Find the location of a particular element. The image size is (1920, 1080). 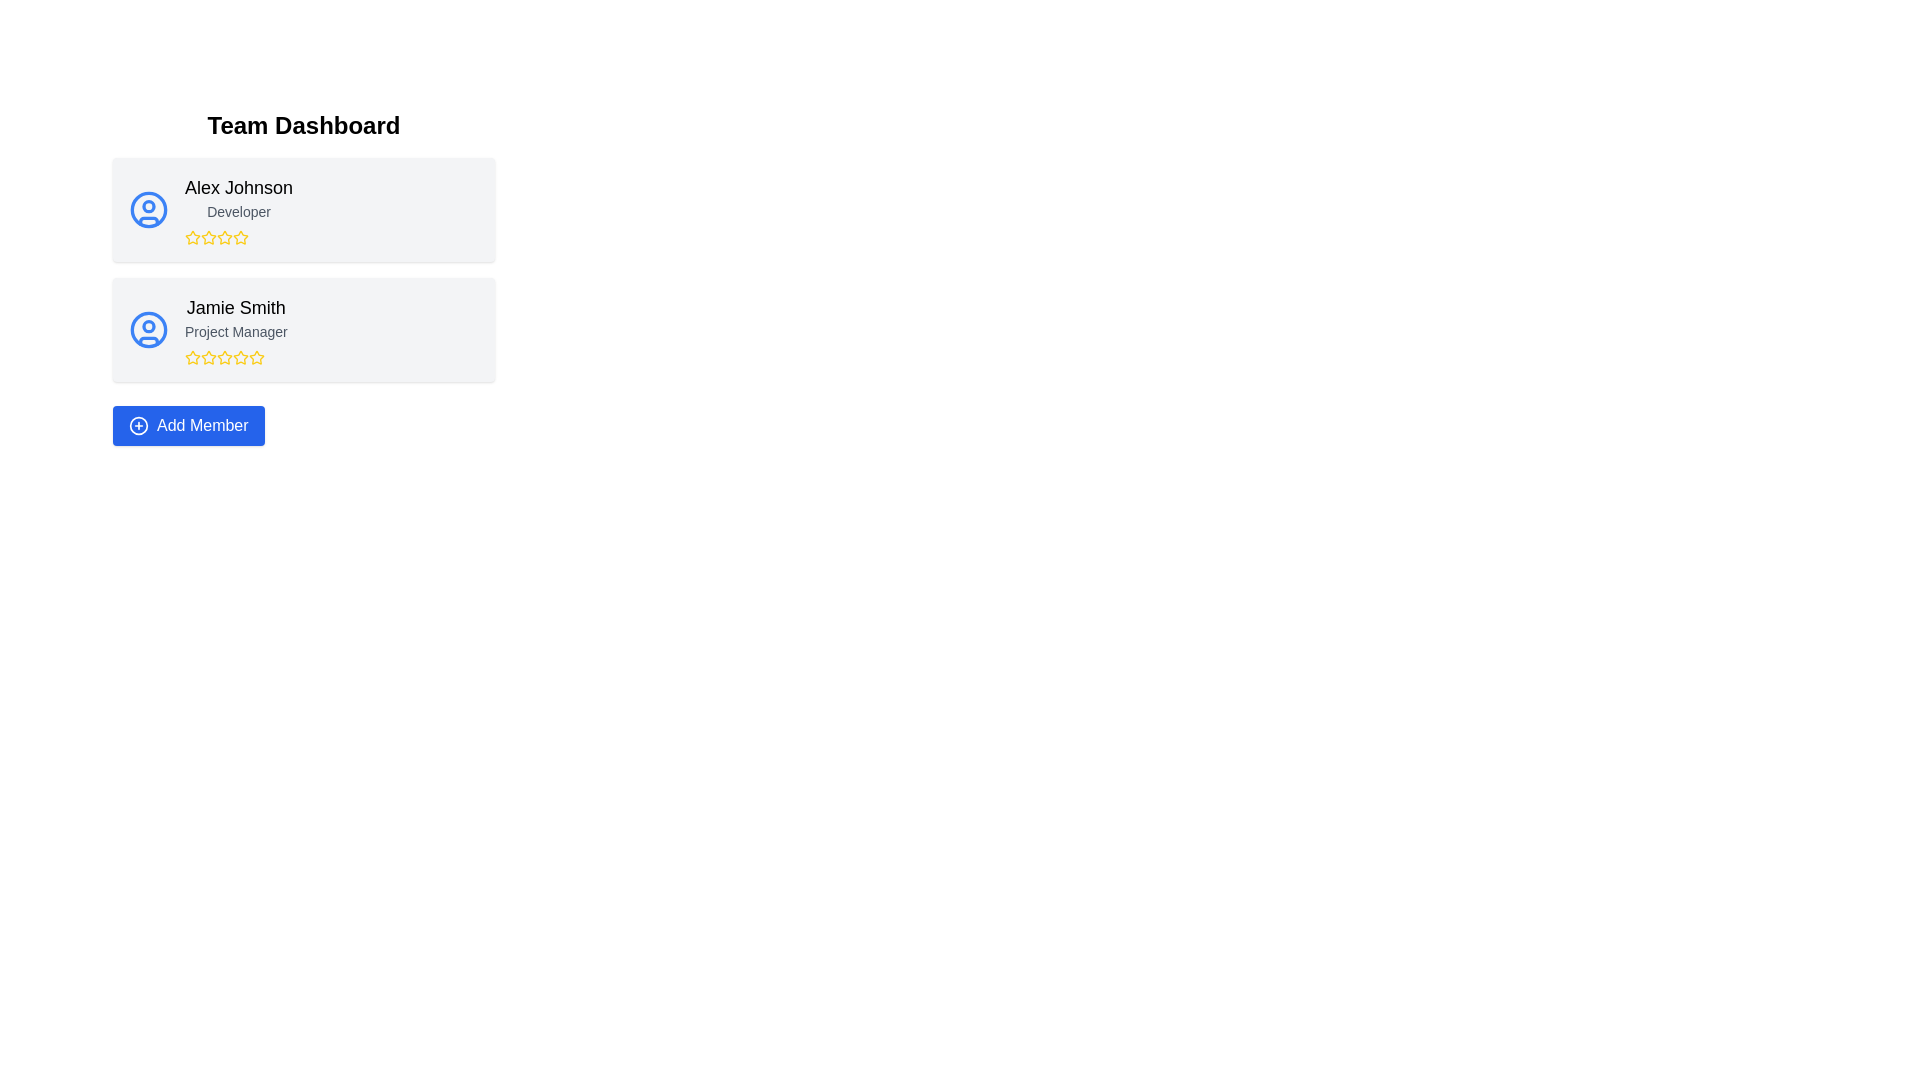

the fourth yellow star icon in the user rating section below the 'Alex Johnson' profile card is located at coordinates (239, 237).